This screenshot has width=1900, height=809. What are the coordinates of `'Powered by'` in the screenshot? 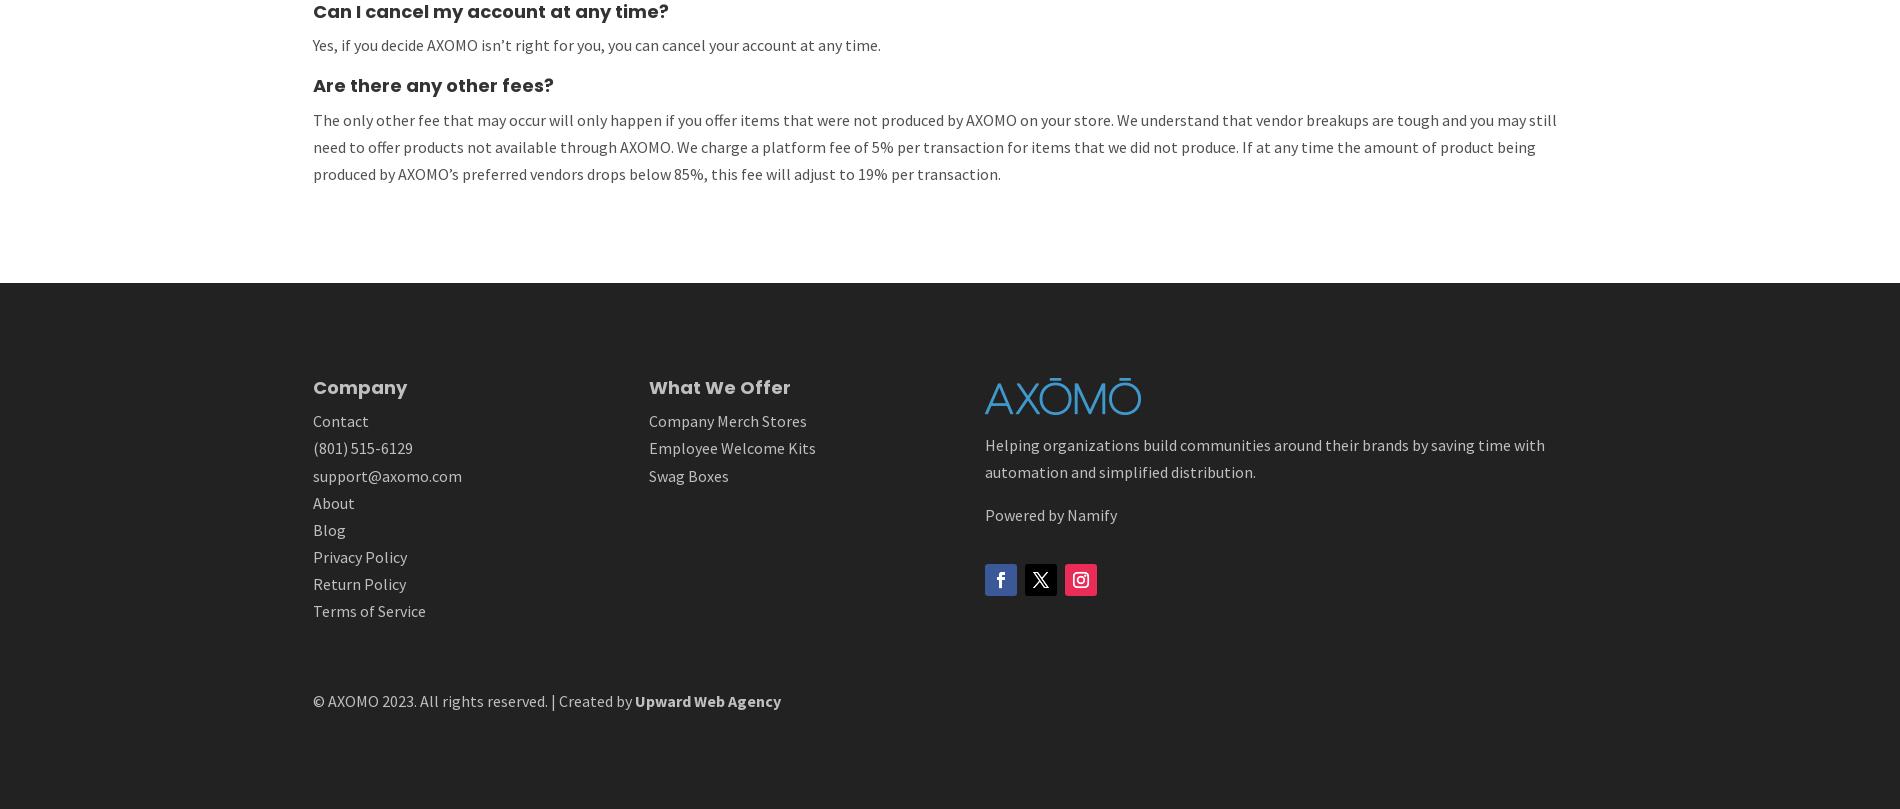 It's located at (1026, 513).